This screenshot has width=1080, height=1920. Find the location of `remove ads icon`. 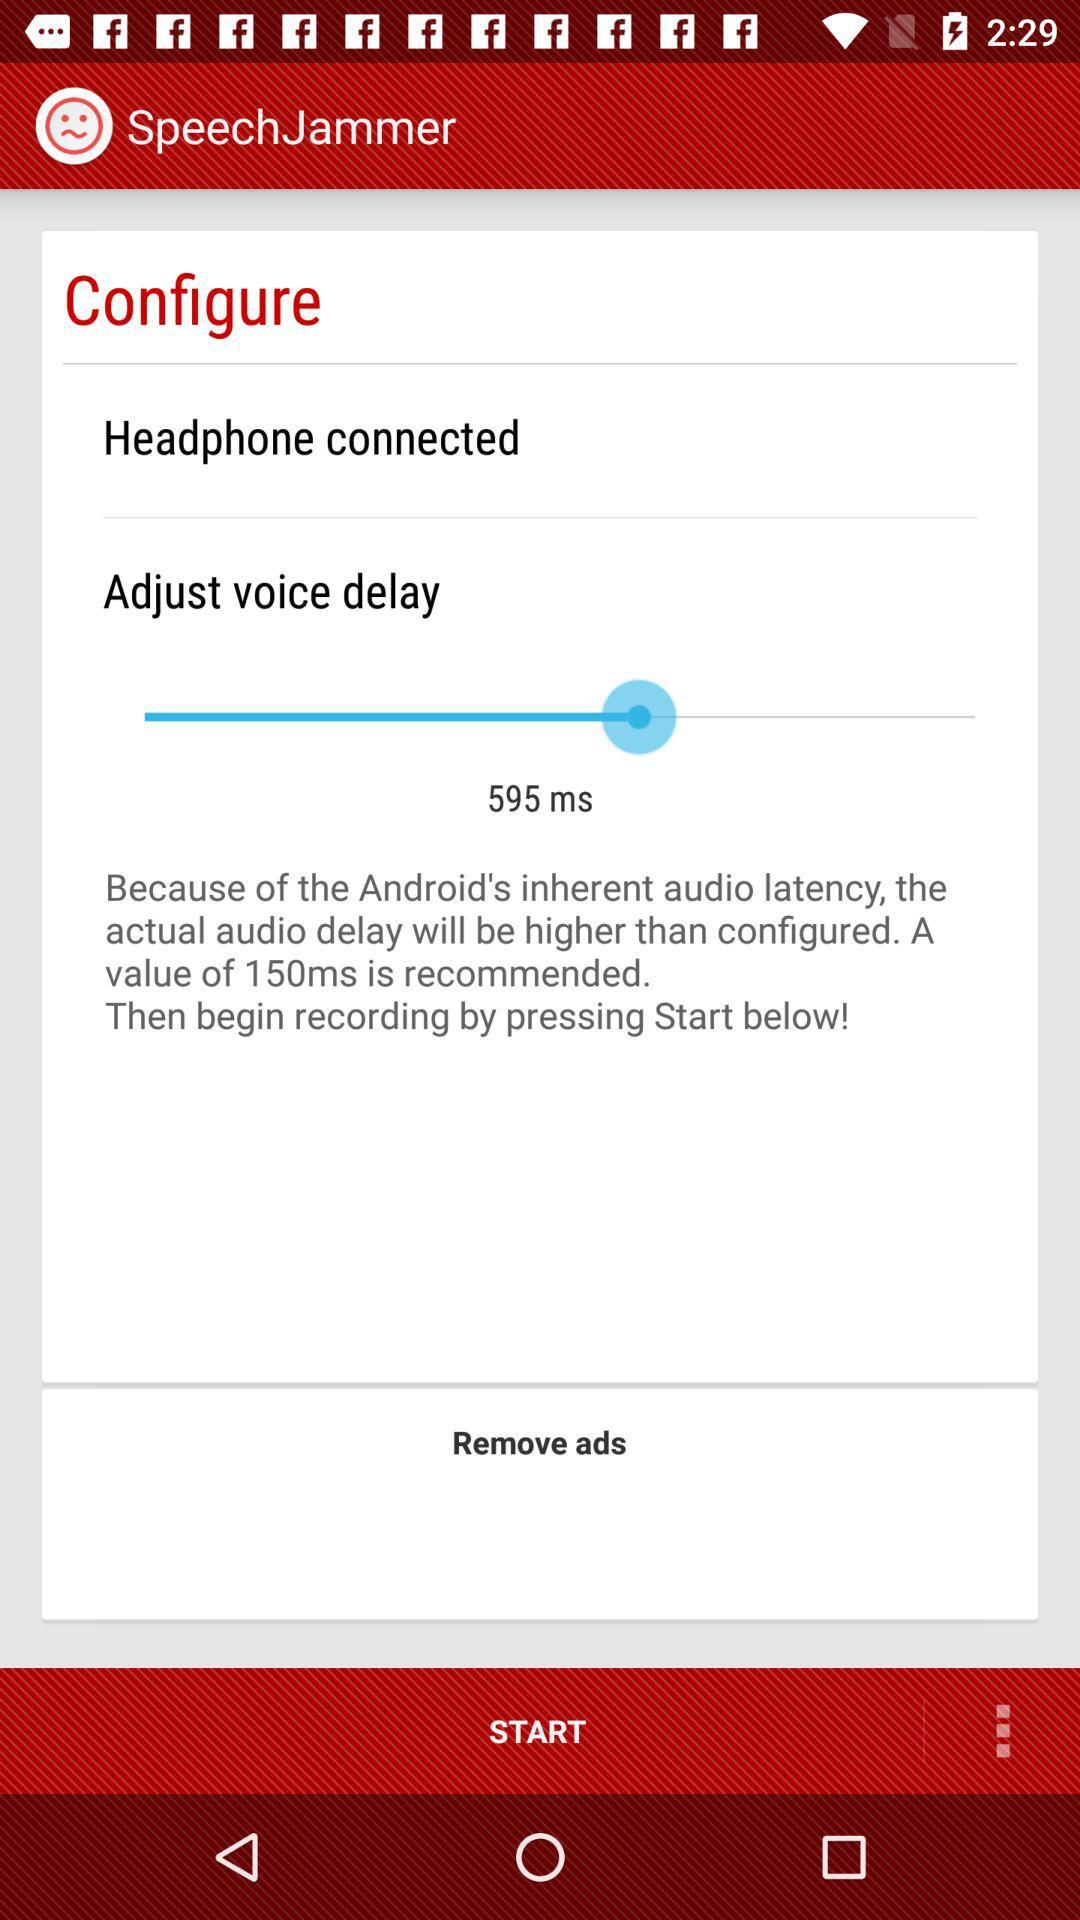

remove ads icon is located at coordinates (538, 1441).